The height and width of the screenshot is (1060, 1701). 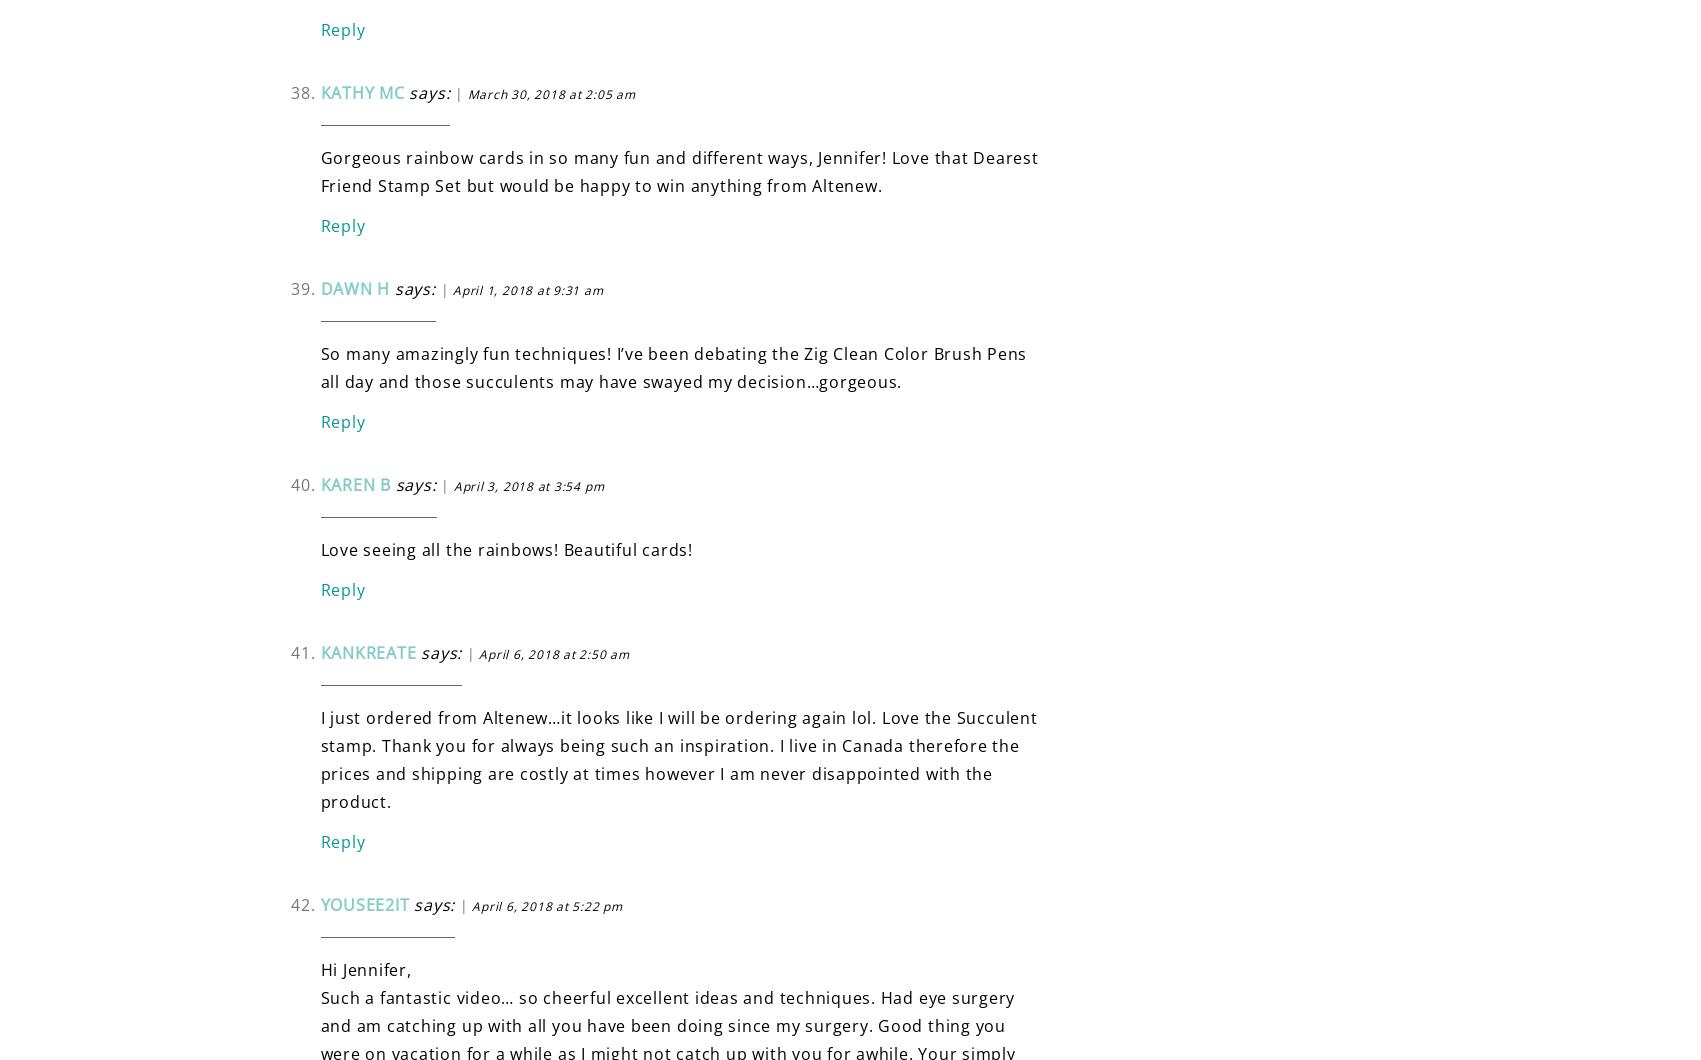 I want to click on 'I just ordered from Altenew…it looks like I will be ordering again lol.  Love the Succulent stamp.  Thank you for always being such an inspiration.  I live in Canada therefore the prices and shipping are costly at times however I am never disappointed with the product.', so click(x=677, y=757).